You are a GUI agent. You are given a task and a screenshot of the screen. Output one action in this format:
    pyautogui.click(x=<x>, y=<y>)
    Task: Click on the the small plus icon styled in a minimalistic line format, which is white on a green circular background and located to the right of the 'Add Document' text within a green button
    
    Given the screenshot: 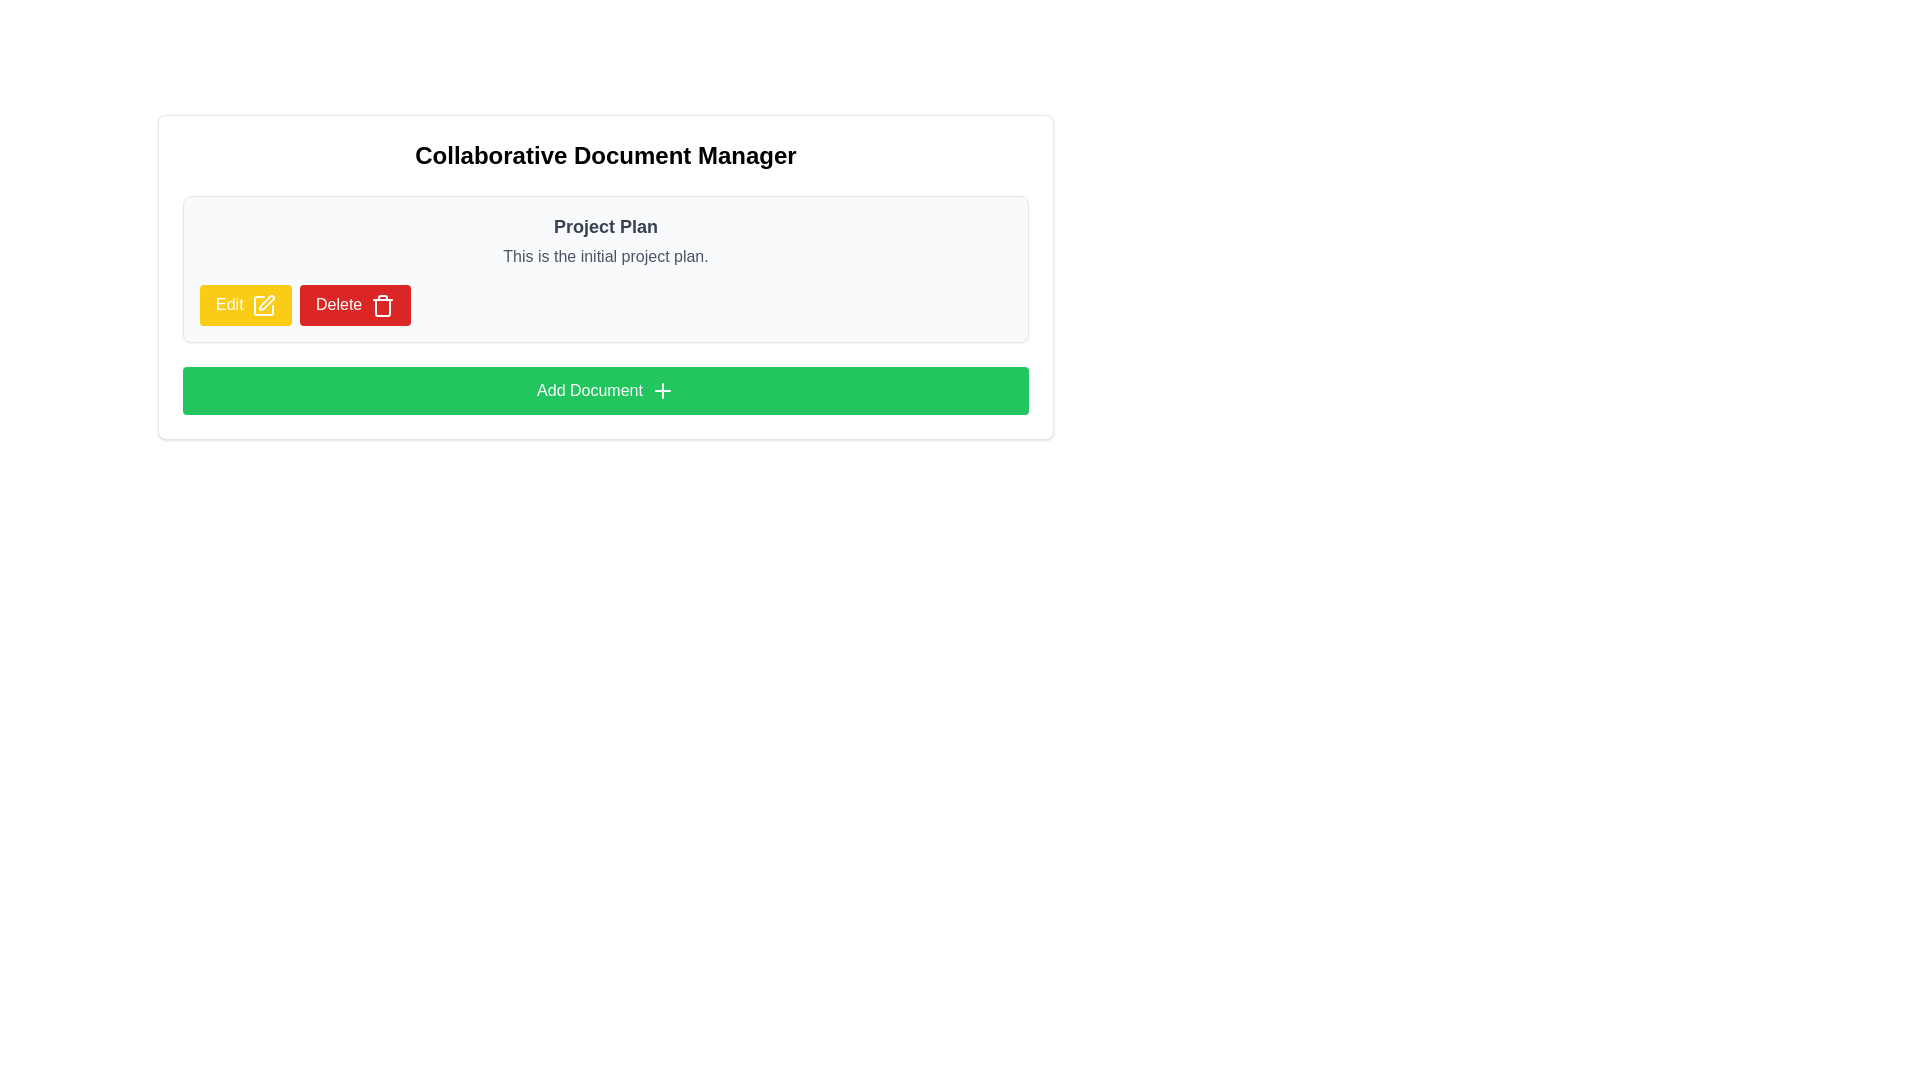 What is the action you would take?
    pyautogui.click(x=662, y=390)
    